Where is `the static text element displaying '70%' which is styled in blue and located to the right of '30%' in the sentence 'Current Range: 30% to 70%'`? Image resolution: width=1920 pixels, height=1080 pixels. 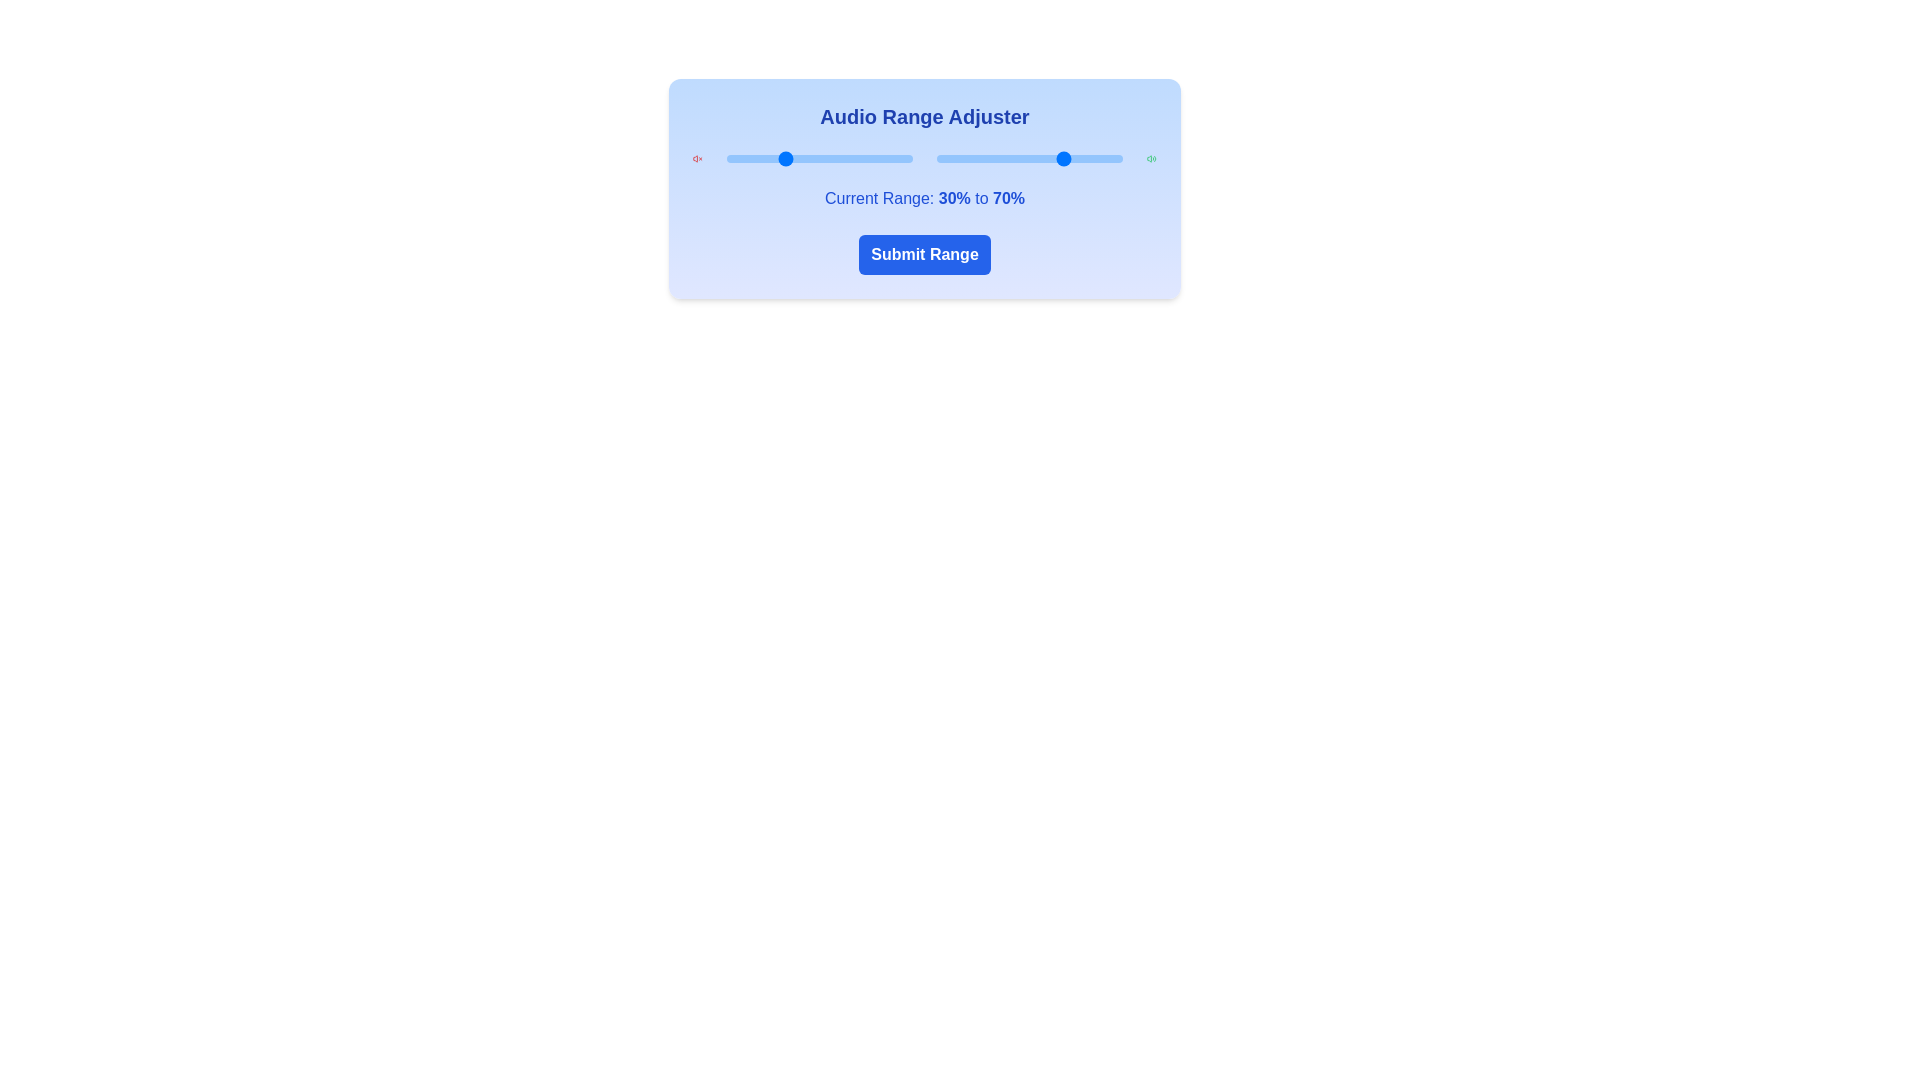
the static text element displaying '70%' which is styled in blue and located to the right of '30%' in the sentence 'Current Range: 30% to 70%' is located at coordinates (1008, 198).